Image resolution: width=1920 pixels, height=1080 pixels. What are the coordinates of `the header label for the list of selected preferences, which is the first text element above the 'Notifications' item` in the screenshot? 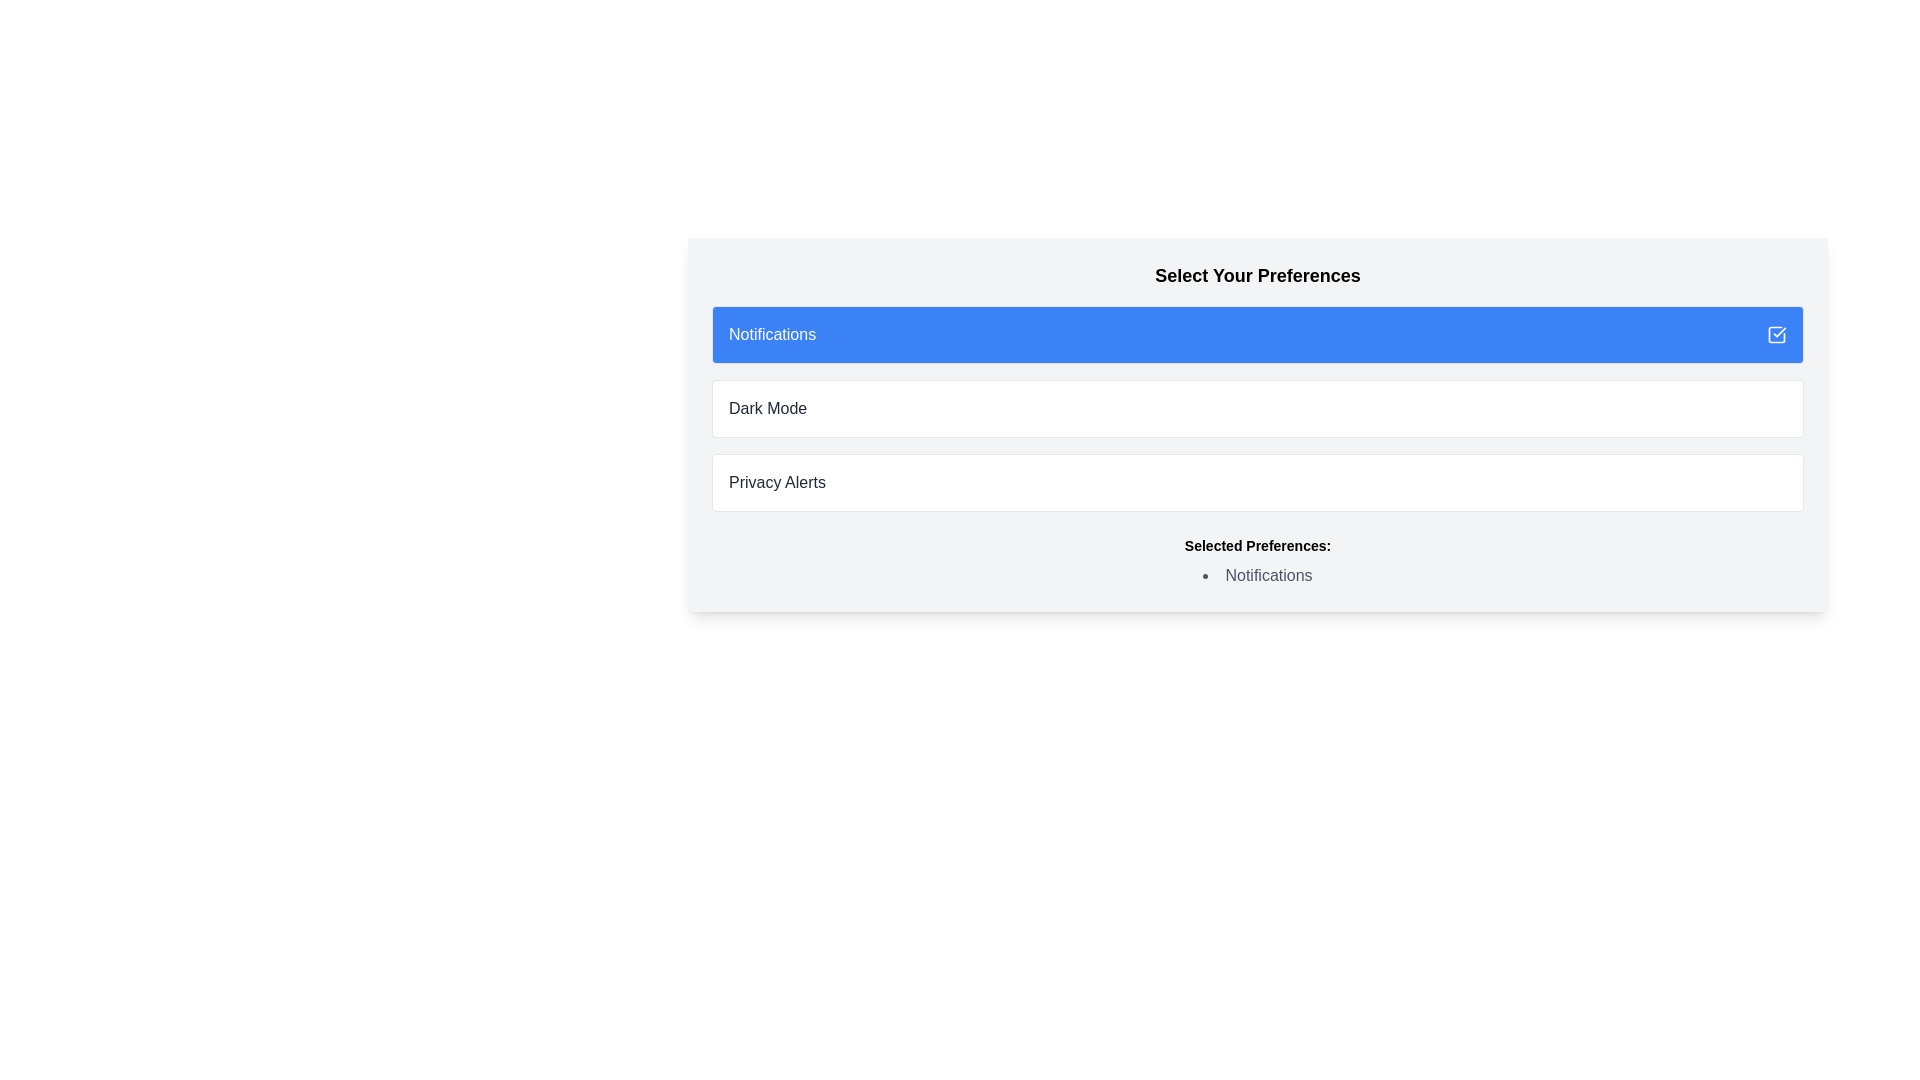 It's located at (1256, 546).